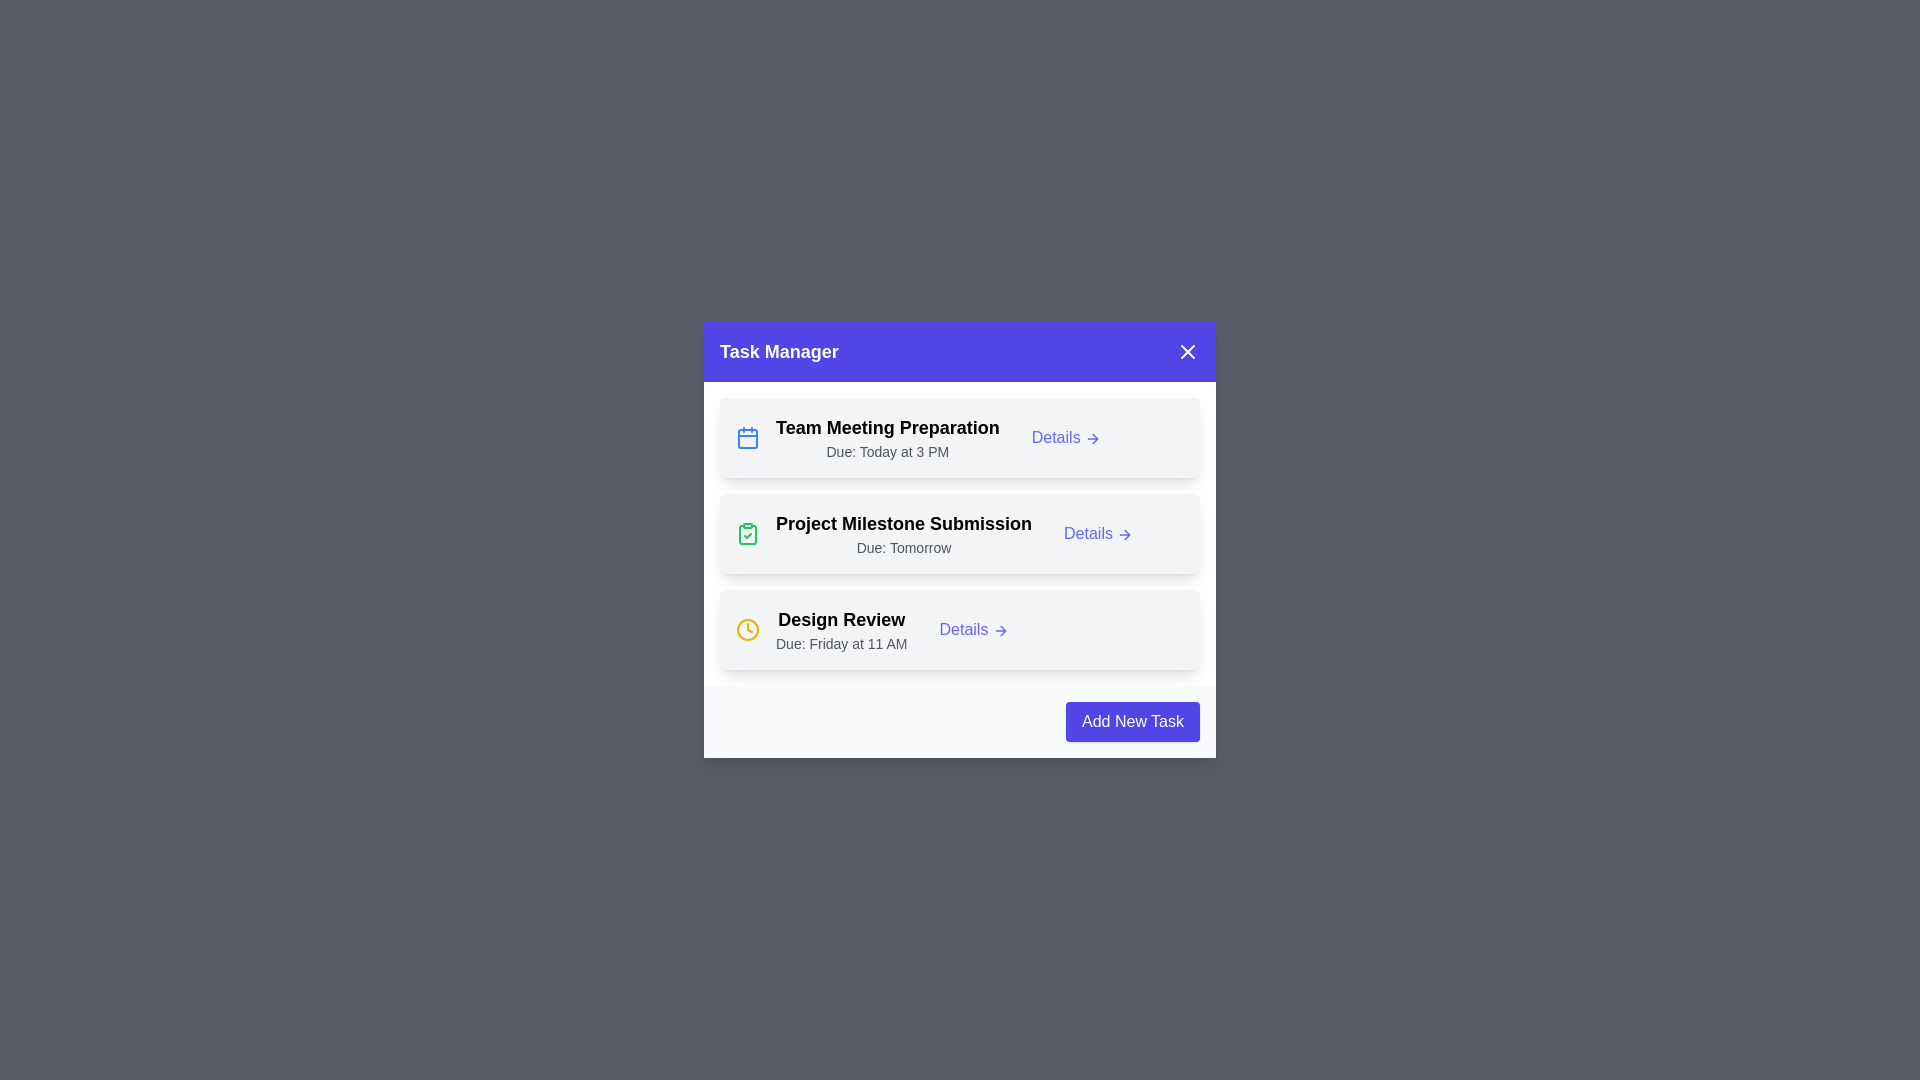  I want to click on the navigation icon located to the right of the 'Details' label in the second row of the list, so click(1125, 533).